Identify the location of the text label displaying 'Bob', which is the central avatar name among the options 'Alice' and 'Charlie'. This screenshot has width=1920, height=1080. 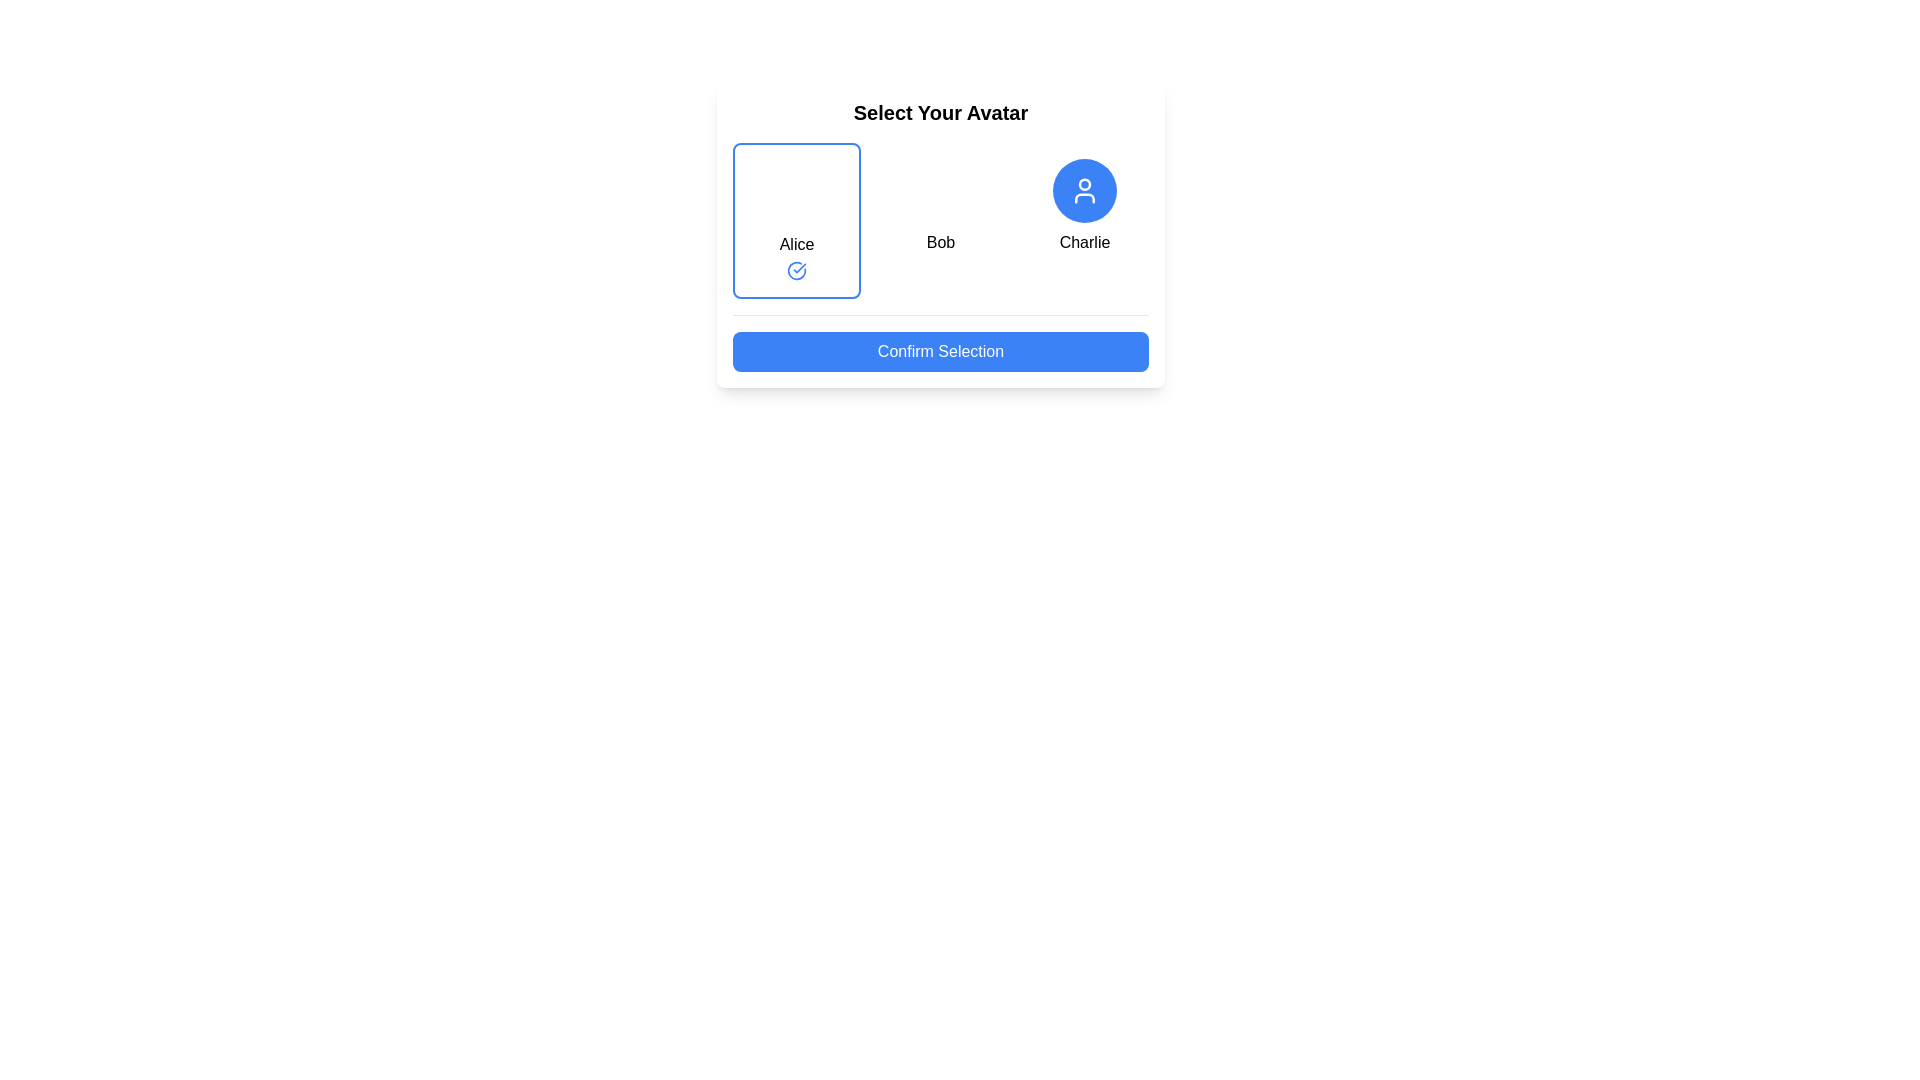
(939, 234).